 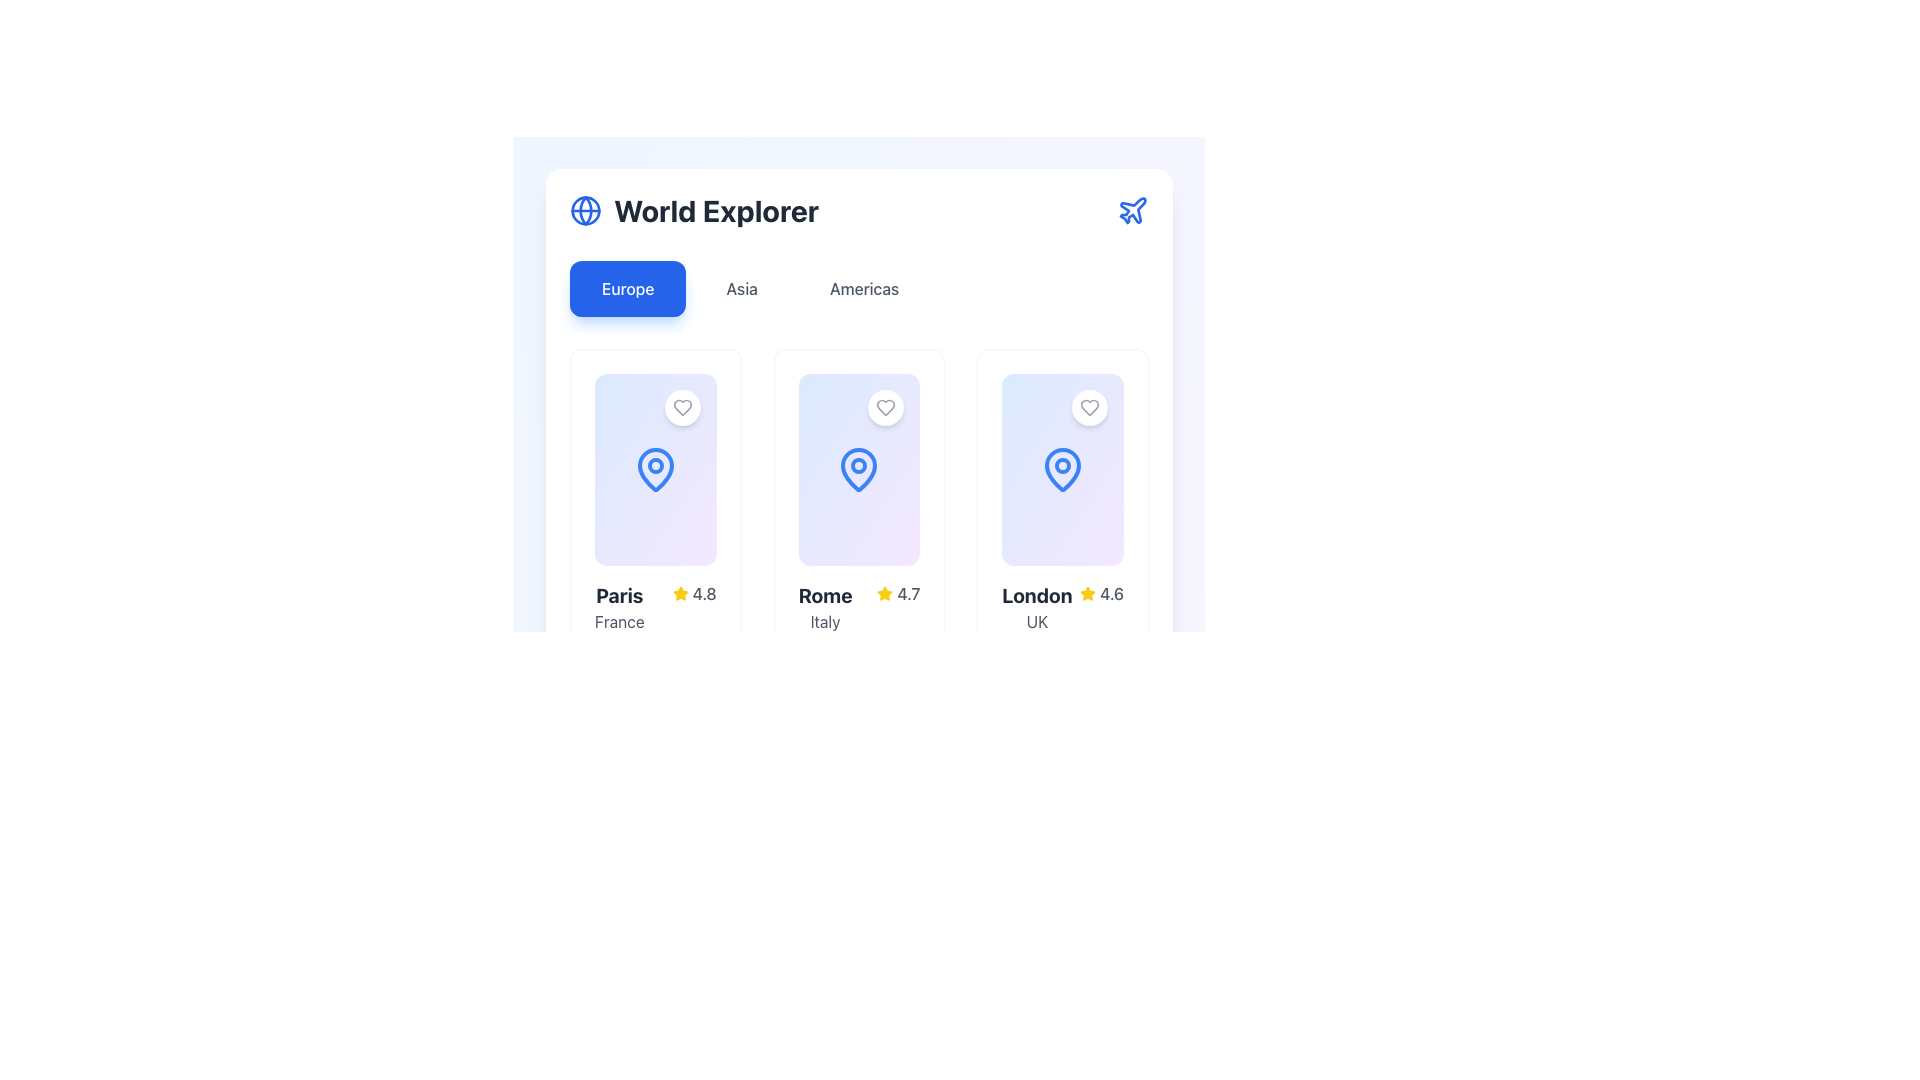 What do you see at coordinates (716, 211) in the screenshot?
I see `the text label reading 'World Explorer', which is styled in a bold and large font with a dark gray color, located in the top header region of the interface` at bounding box center [716, 211].